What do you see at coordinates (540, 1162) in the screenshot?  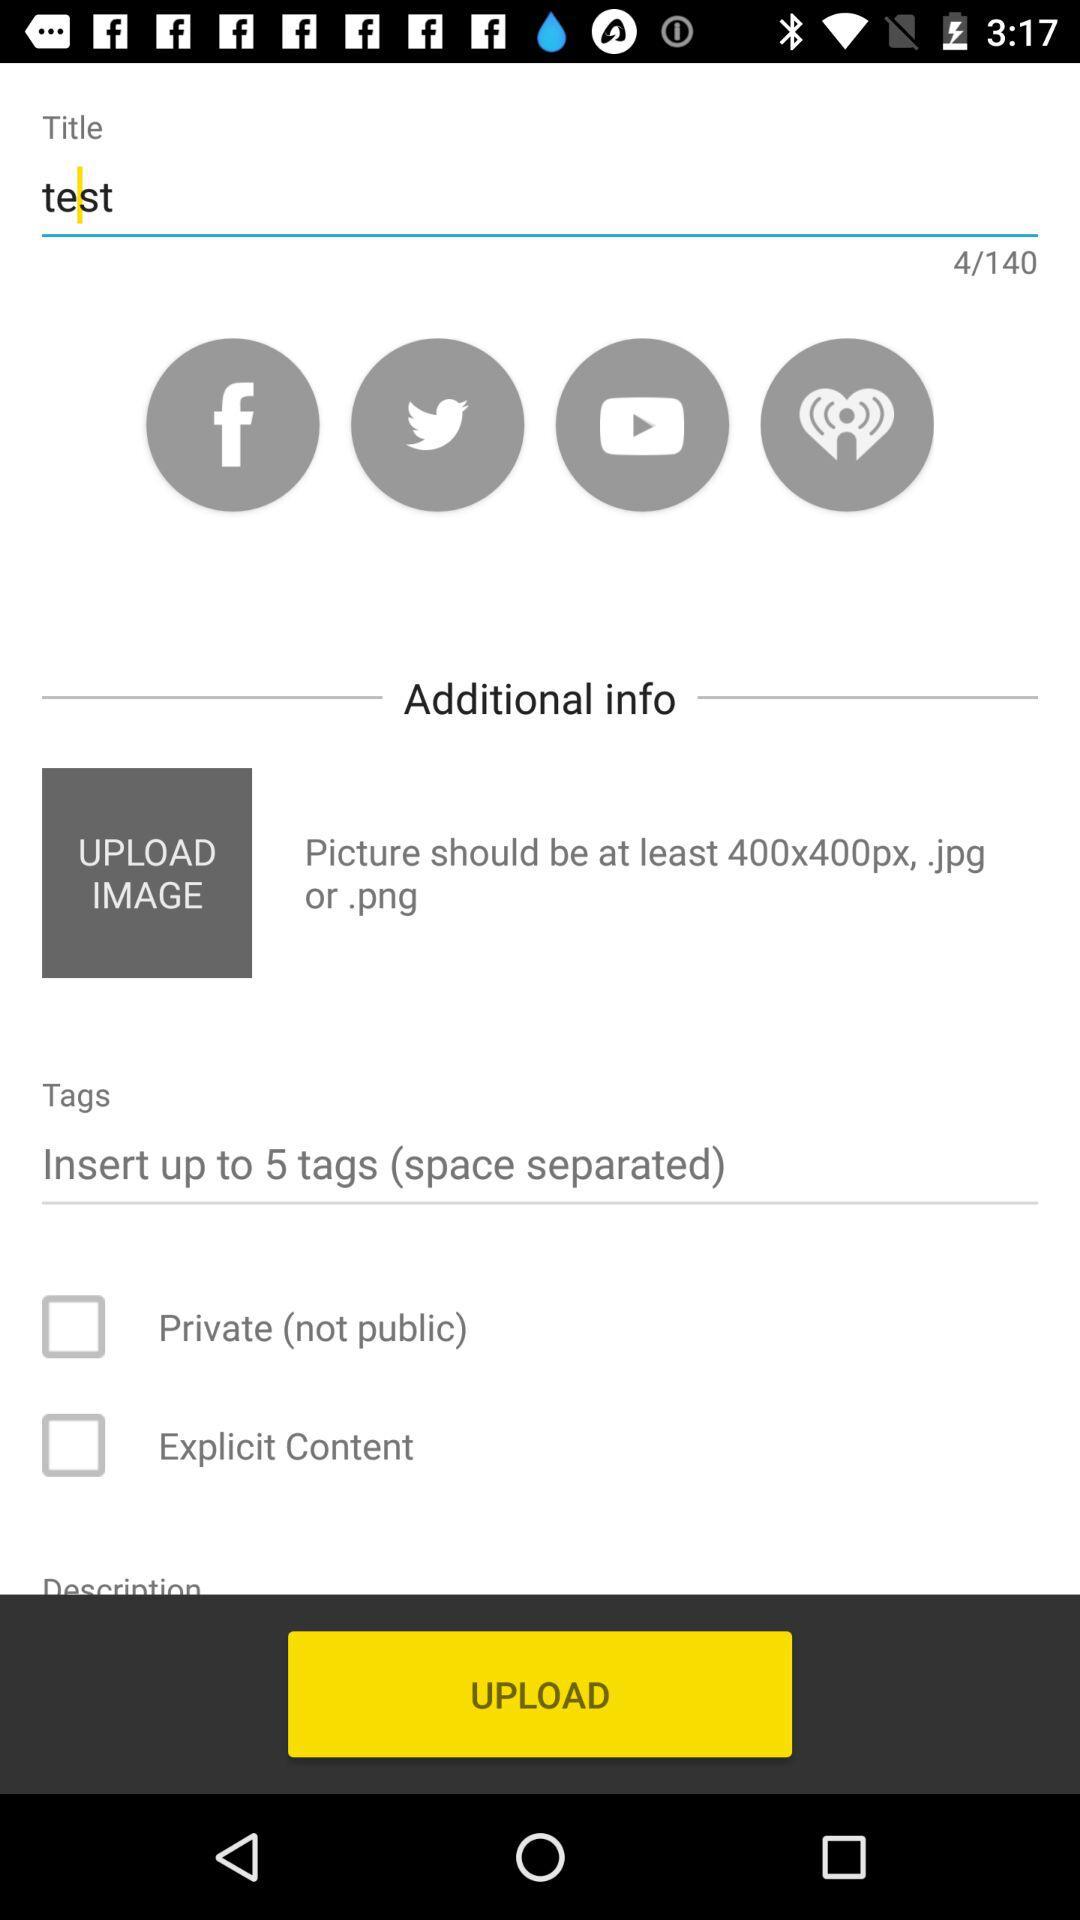 I see `tags` at bounding box center [540, 1162].